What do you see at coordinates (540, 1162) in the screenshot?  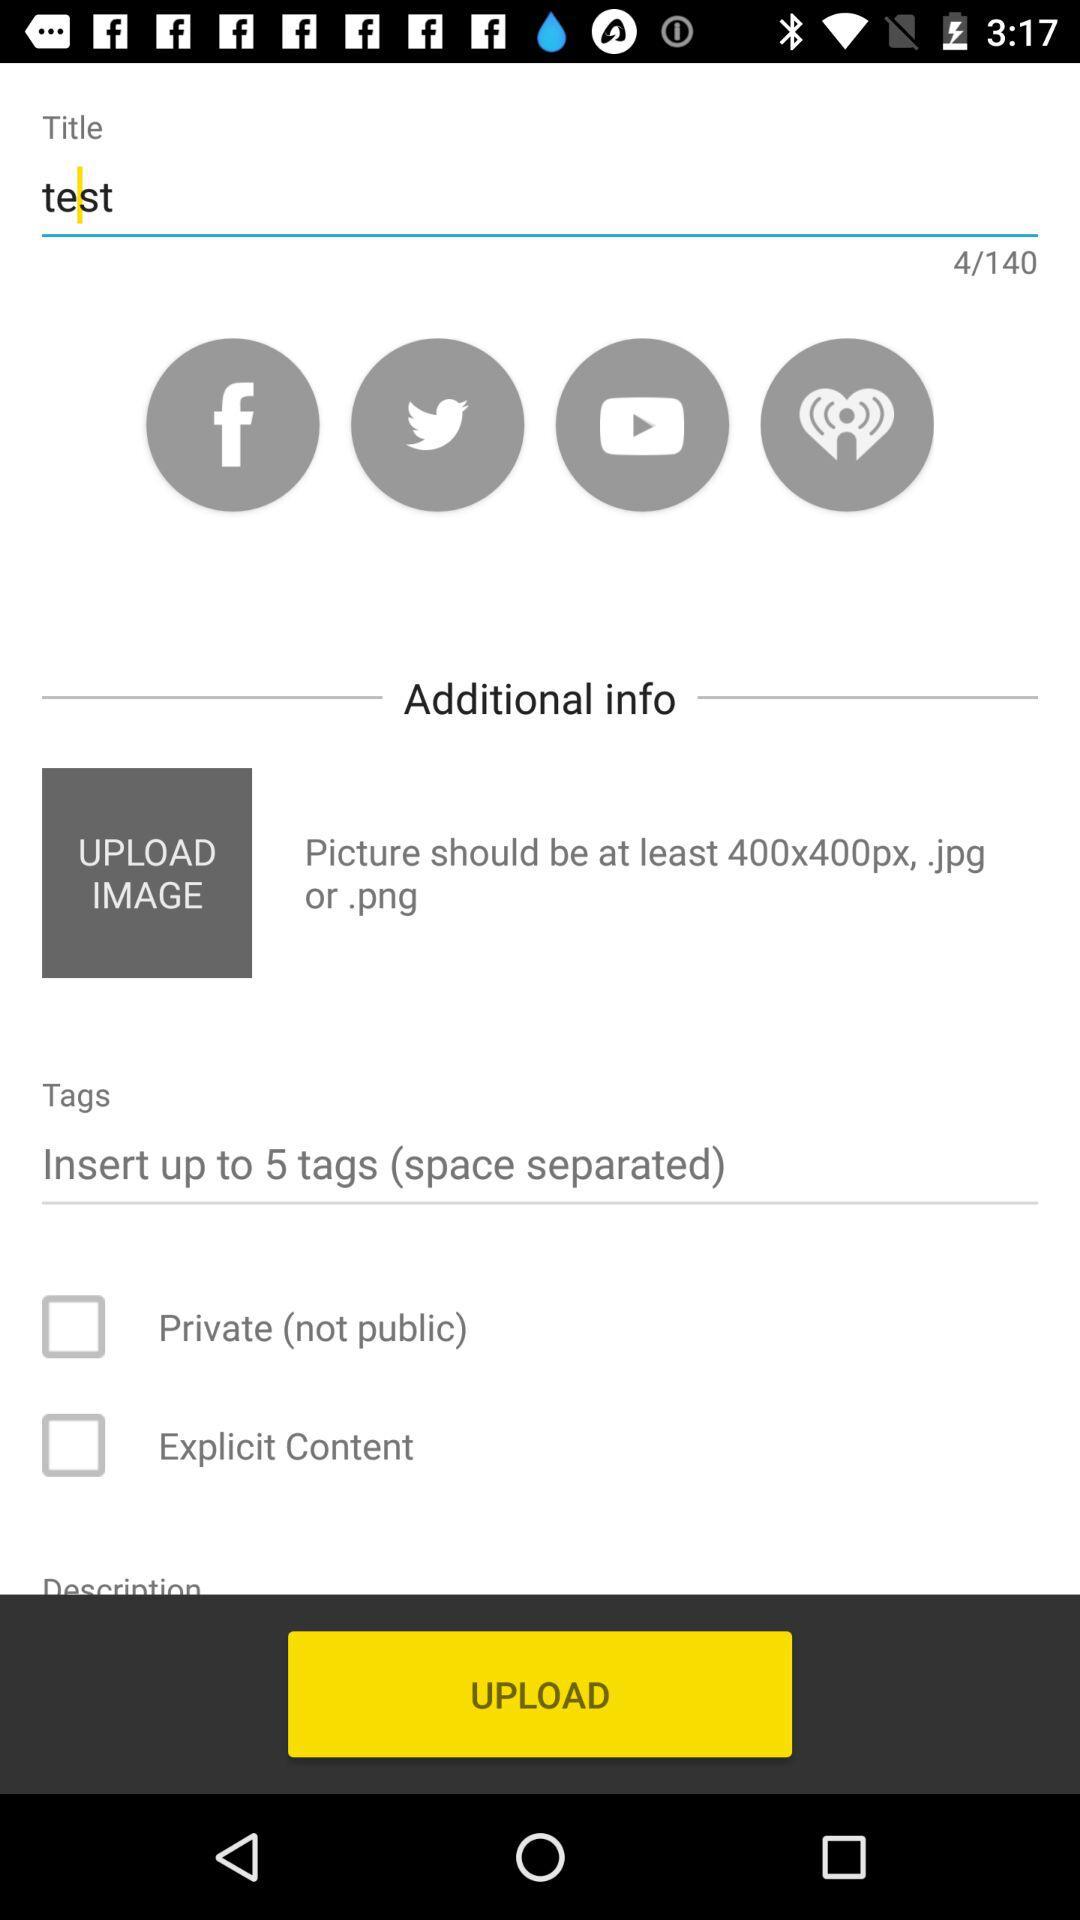 I see `tags` at bounding box center [540, 1162].